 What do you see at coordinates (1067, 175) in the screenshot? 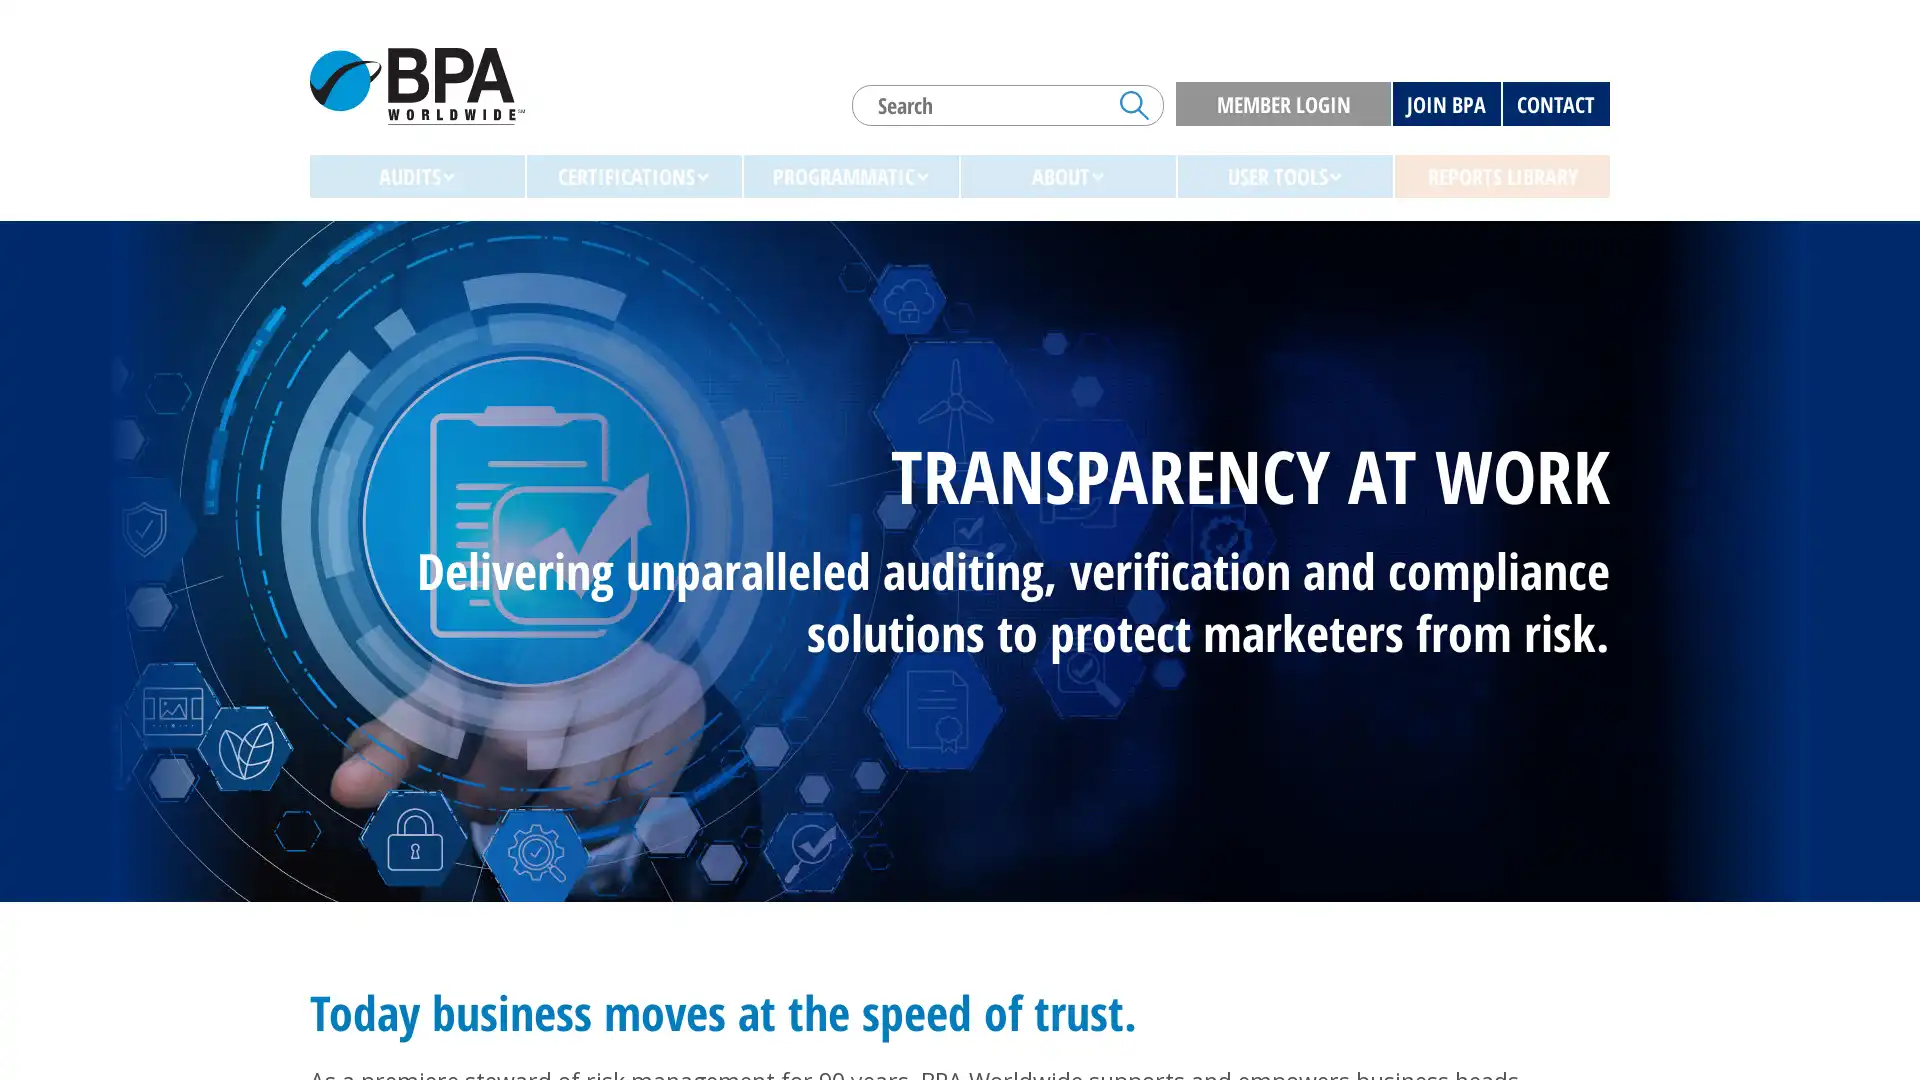
I see `ABOUT` at bounding box center [1067, 175].